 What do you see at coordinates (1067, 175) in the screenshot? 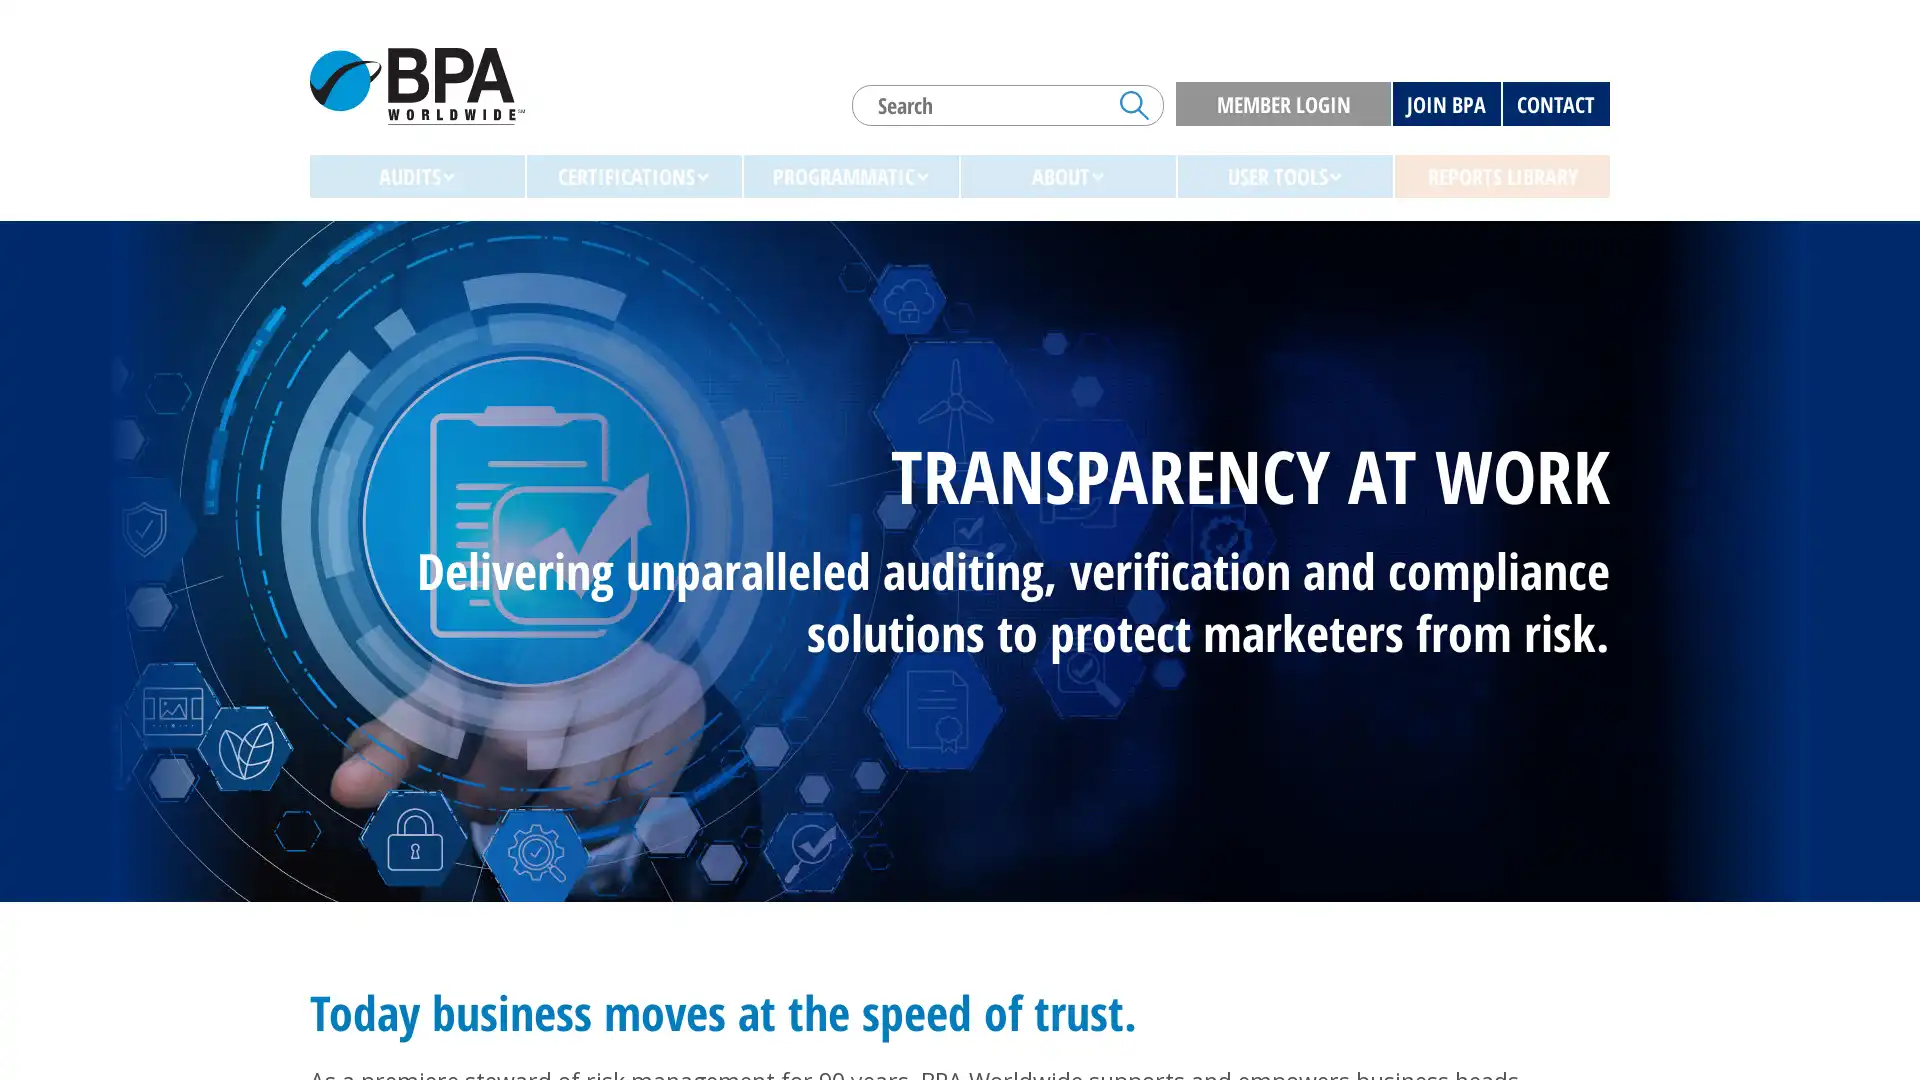
I see `ABOUT` at bounding box center [1067, 175].